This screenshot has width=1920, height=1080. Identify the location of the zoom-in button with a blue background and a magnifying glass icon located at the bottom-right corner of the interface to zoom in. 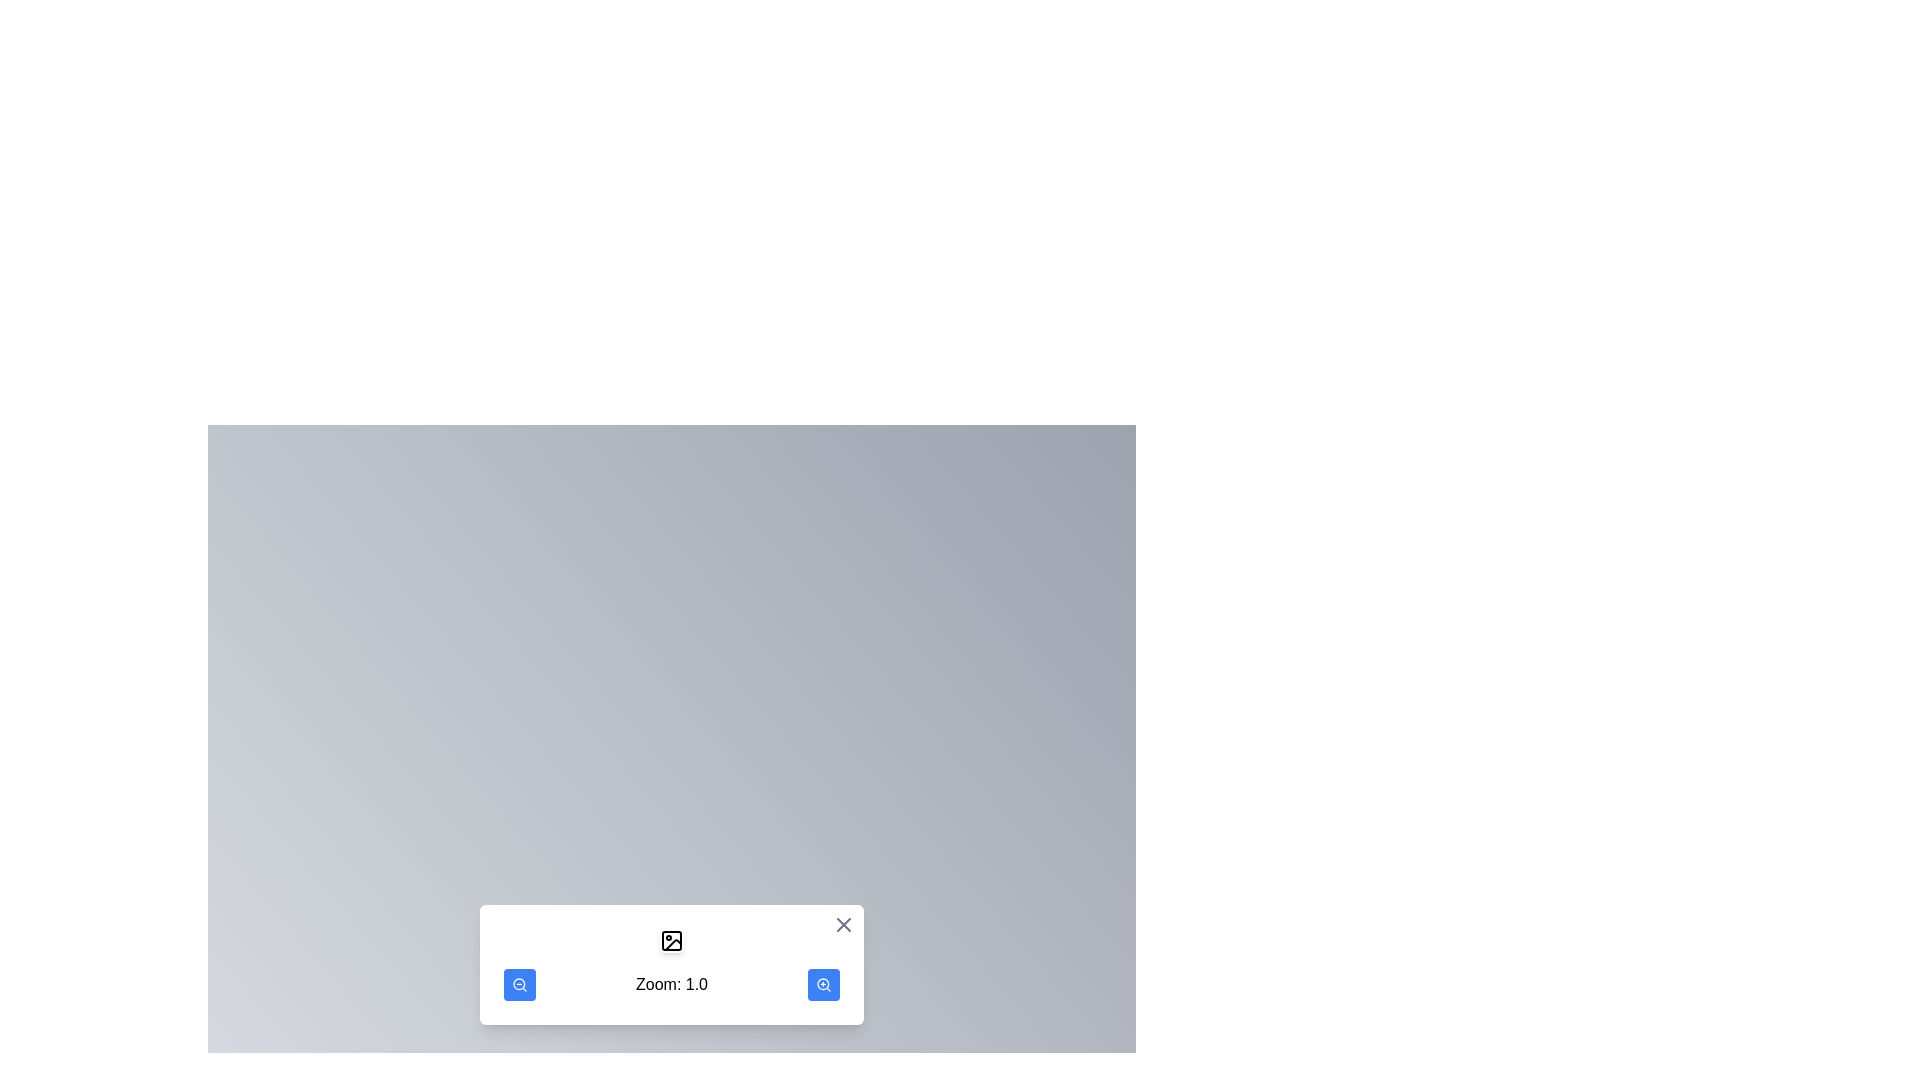
(824, 983).